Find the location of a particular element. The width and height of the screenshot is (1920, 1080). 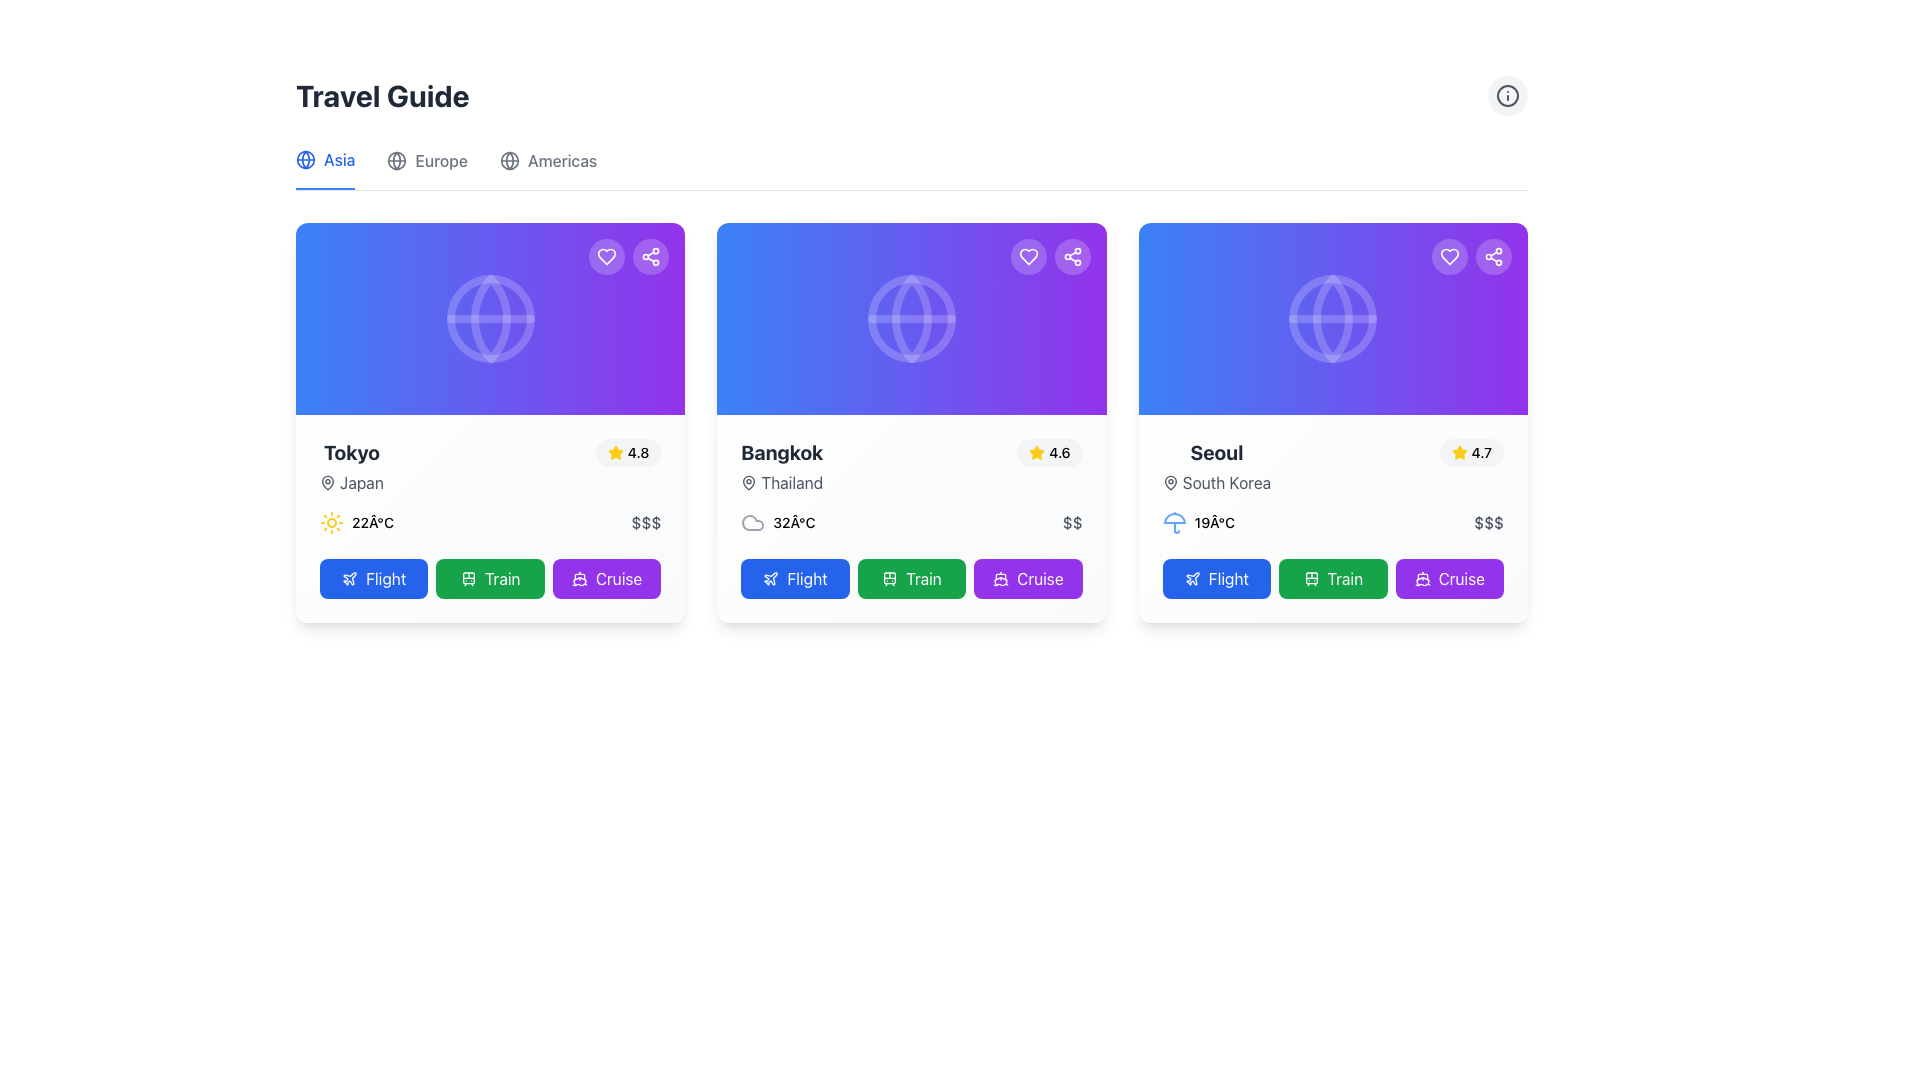

the text label displaying the price level indication located at the bottom right corner of the card for Bangkok's information is located at coordinates (1071, 522).